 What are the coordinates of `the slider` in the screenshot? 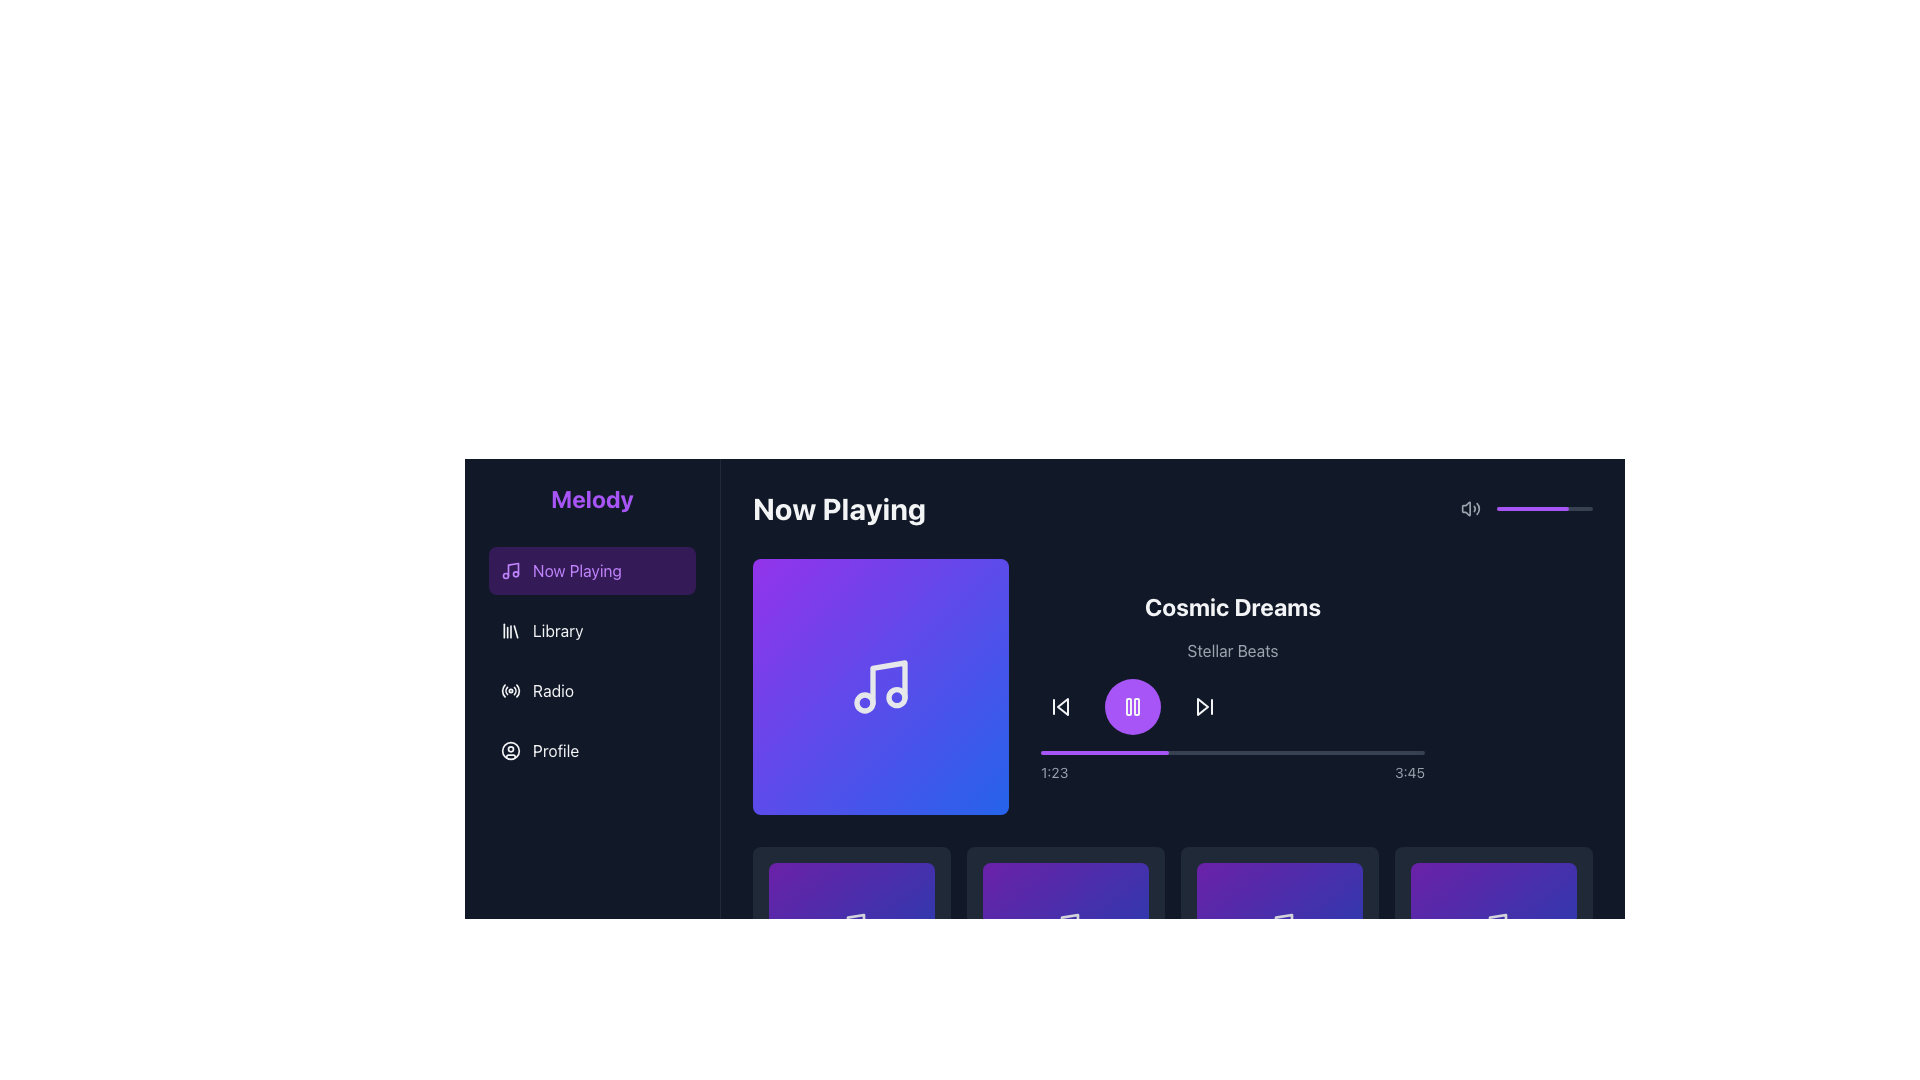 It's located at (1557, 508).